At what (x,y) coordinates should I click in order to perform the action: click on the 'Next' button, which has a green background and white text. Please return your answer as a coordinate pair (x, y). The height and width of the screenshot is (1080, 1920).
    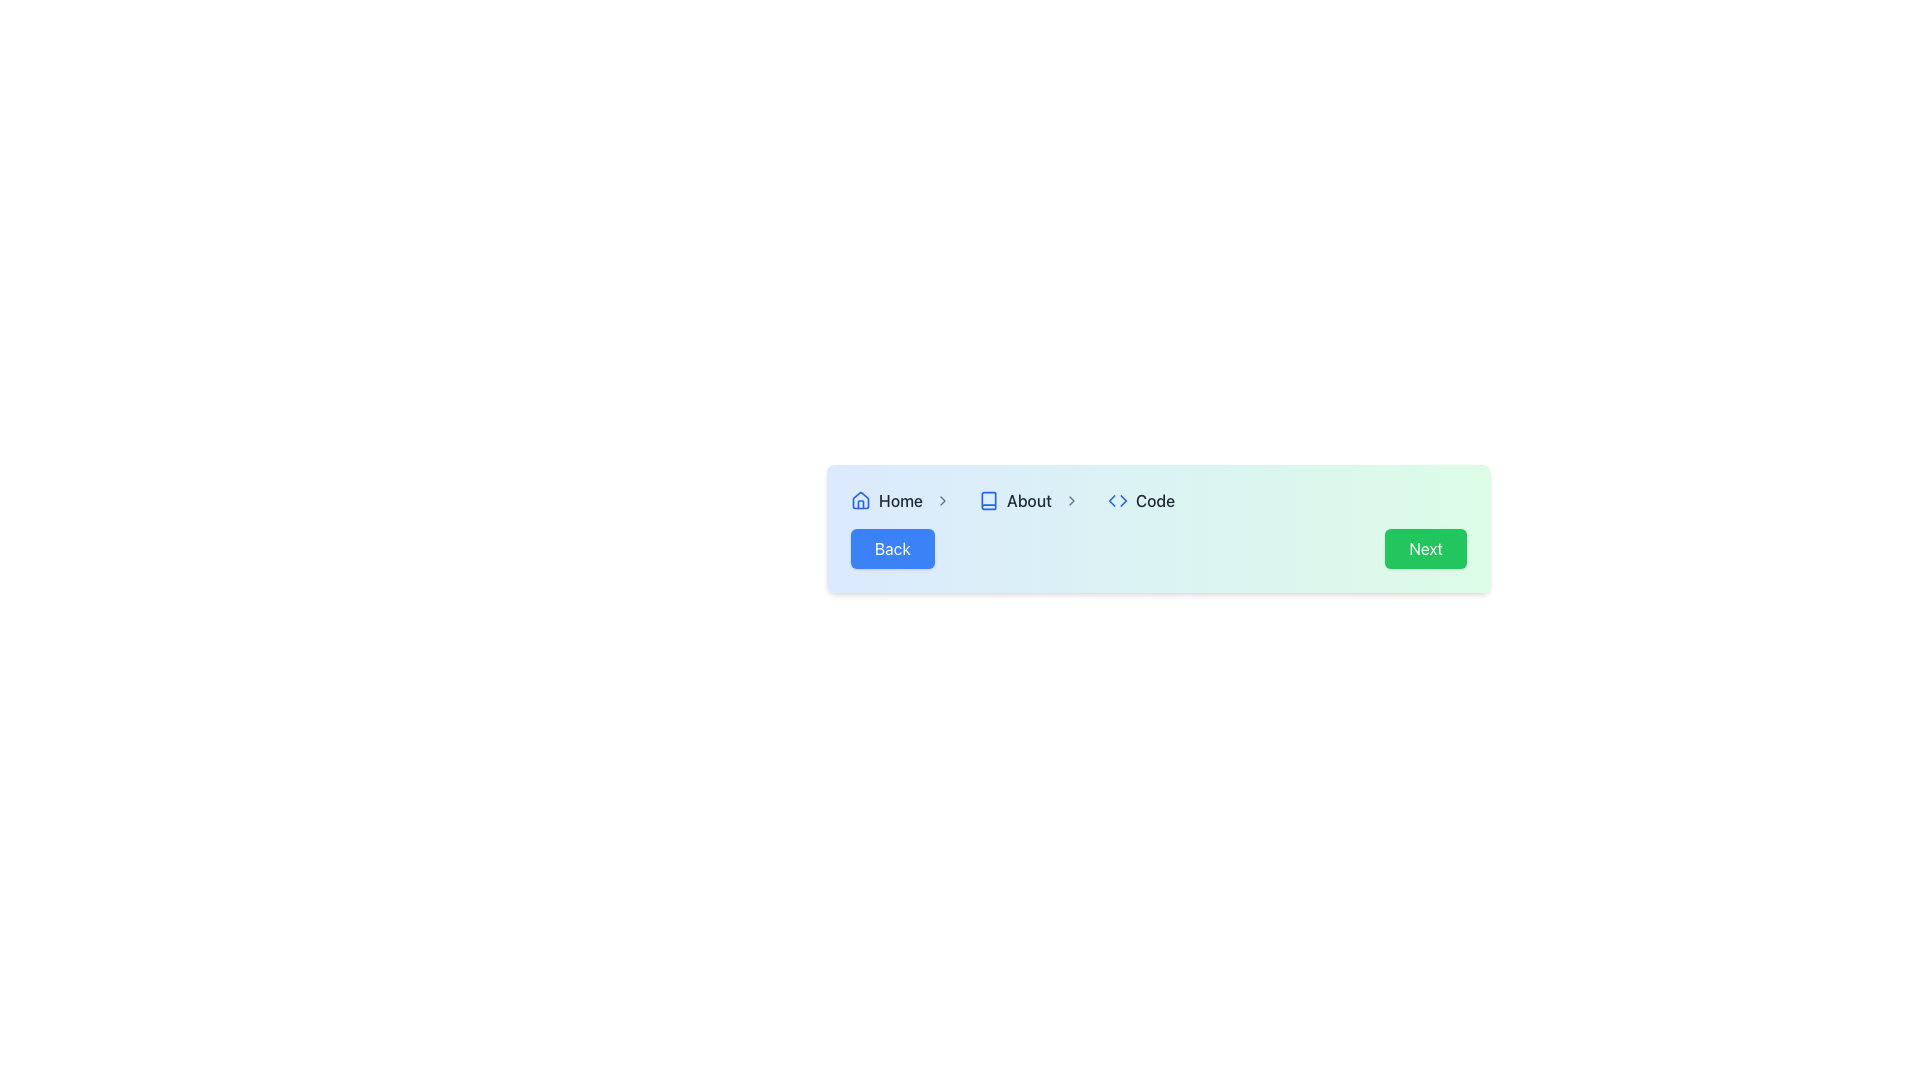
    Looking at the image, I should click on (1425, 548).